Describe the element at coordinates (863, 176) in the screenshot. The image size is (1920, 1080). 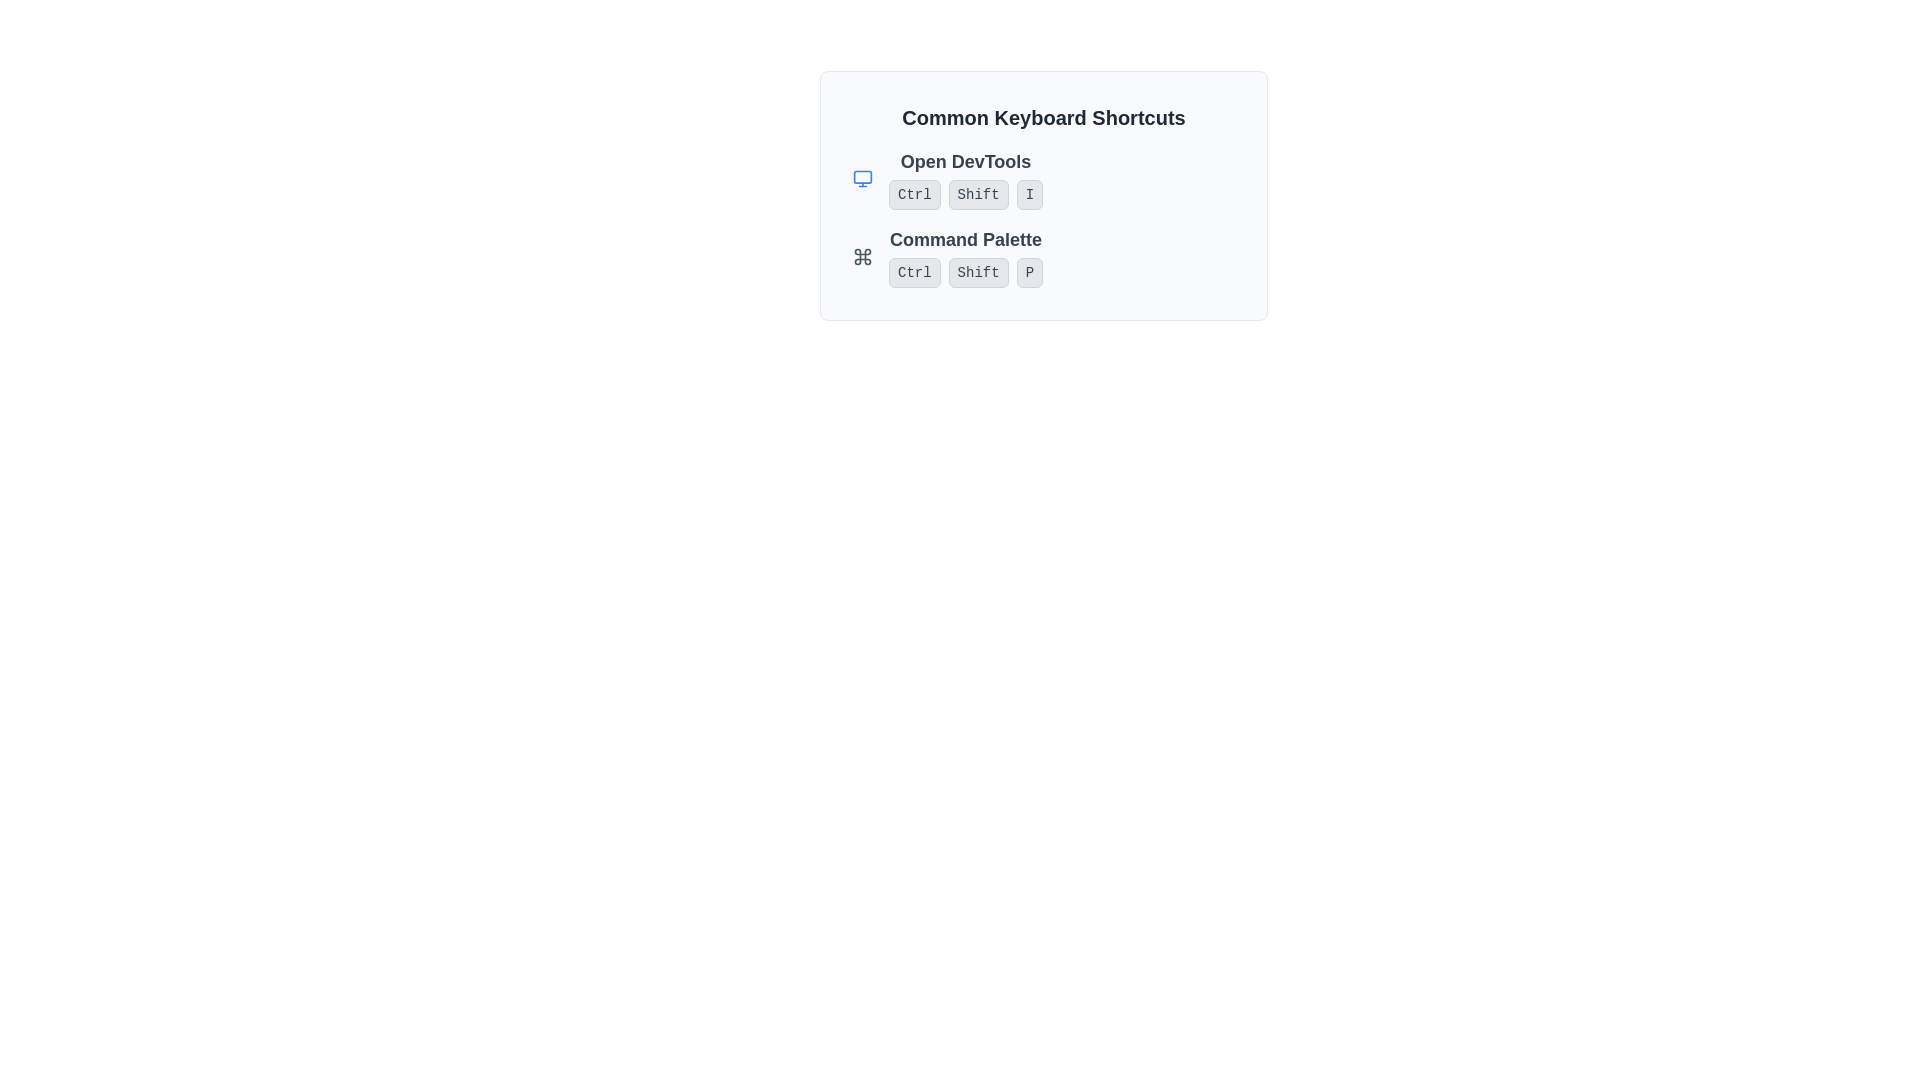
I see `the central rectangular region of the monitor icon, which is part of a Vector Graphic Component resembling a monitor` at that location.